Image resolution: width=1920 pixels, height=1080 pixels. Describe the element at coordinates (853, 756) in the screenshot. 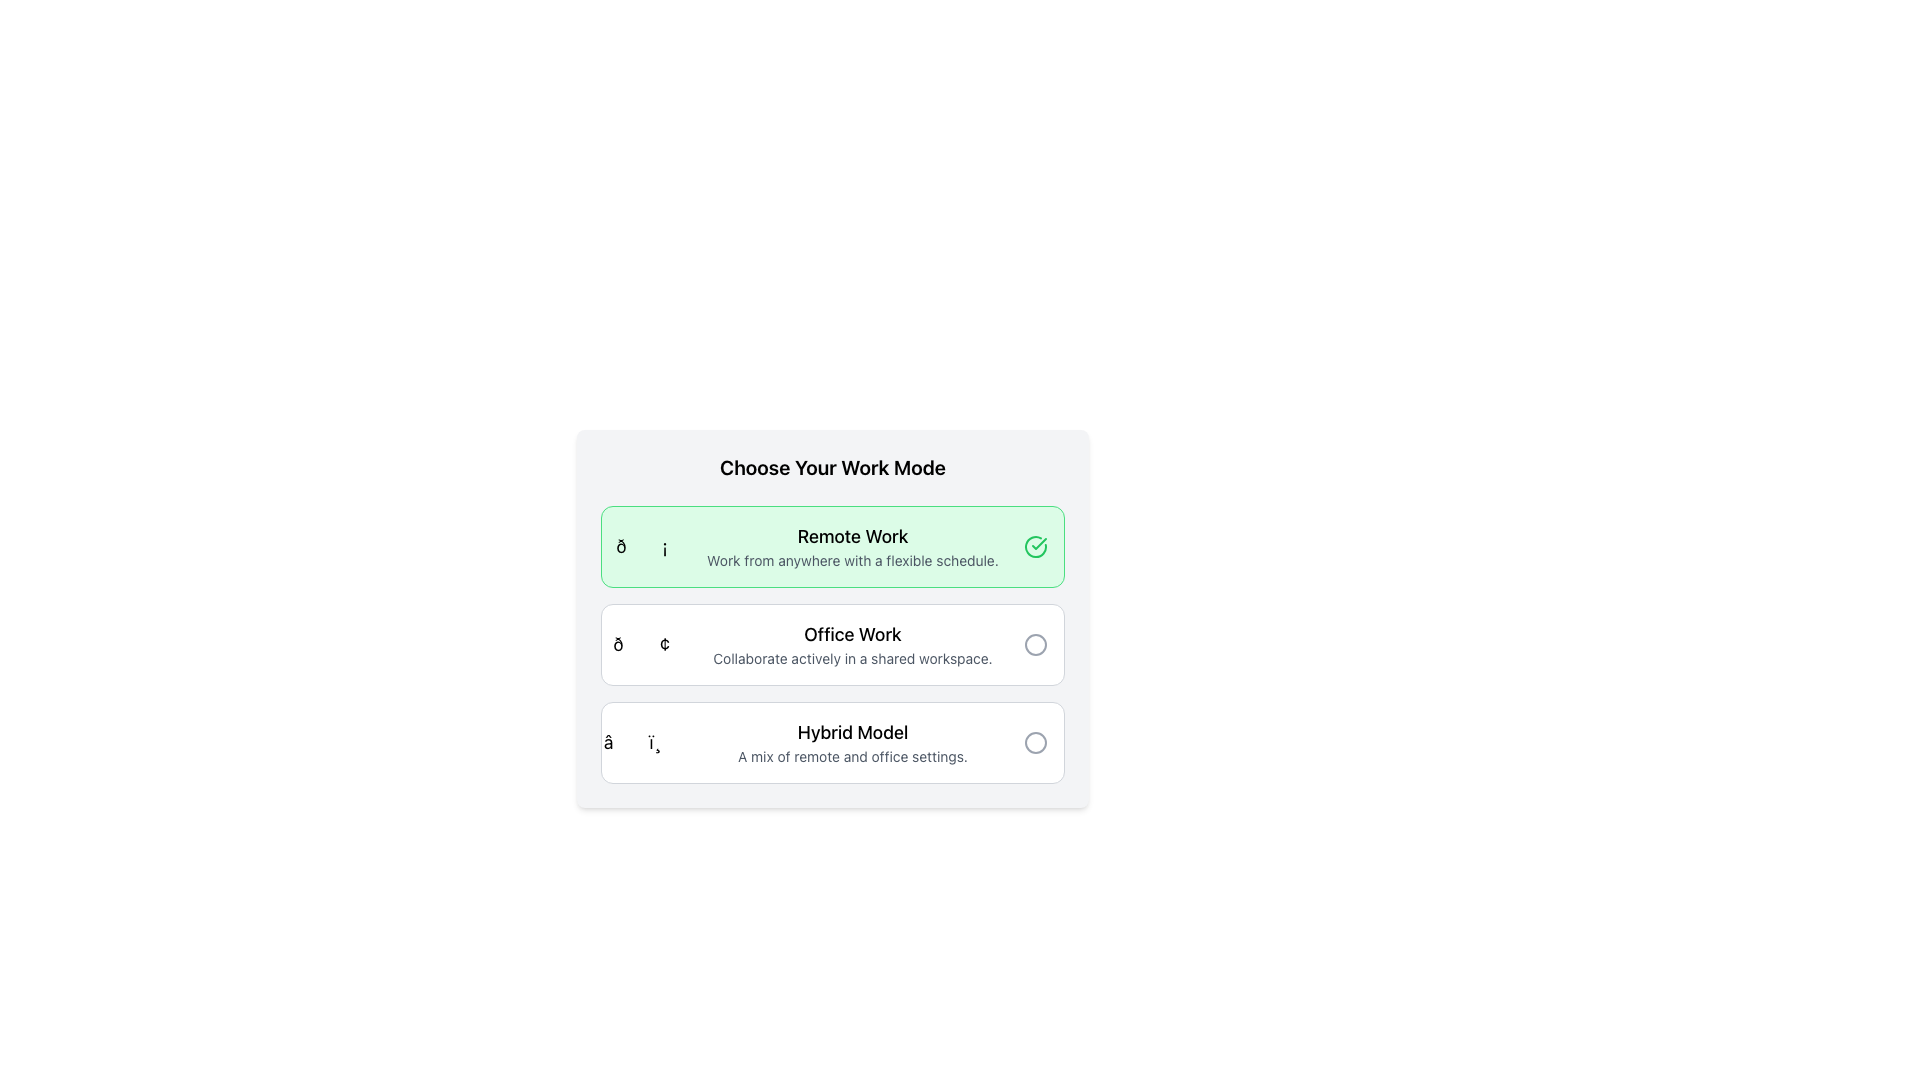

I see `the text label component that reads 'A mix of remote and office settings.' positioned beneath the title 'Hybrid Model'` at that location.